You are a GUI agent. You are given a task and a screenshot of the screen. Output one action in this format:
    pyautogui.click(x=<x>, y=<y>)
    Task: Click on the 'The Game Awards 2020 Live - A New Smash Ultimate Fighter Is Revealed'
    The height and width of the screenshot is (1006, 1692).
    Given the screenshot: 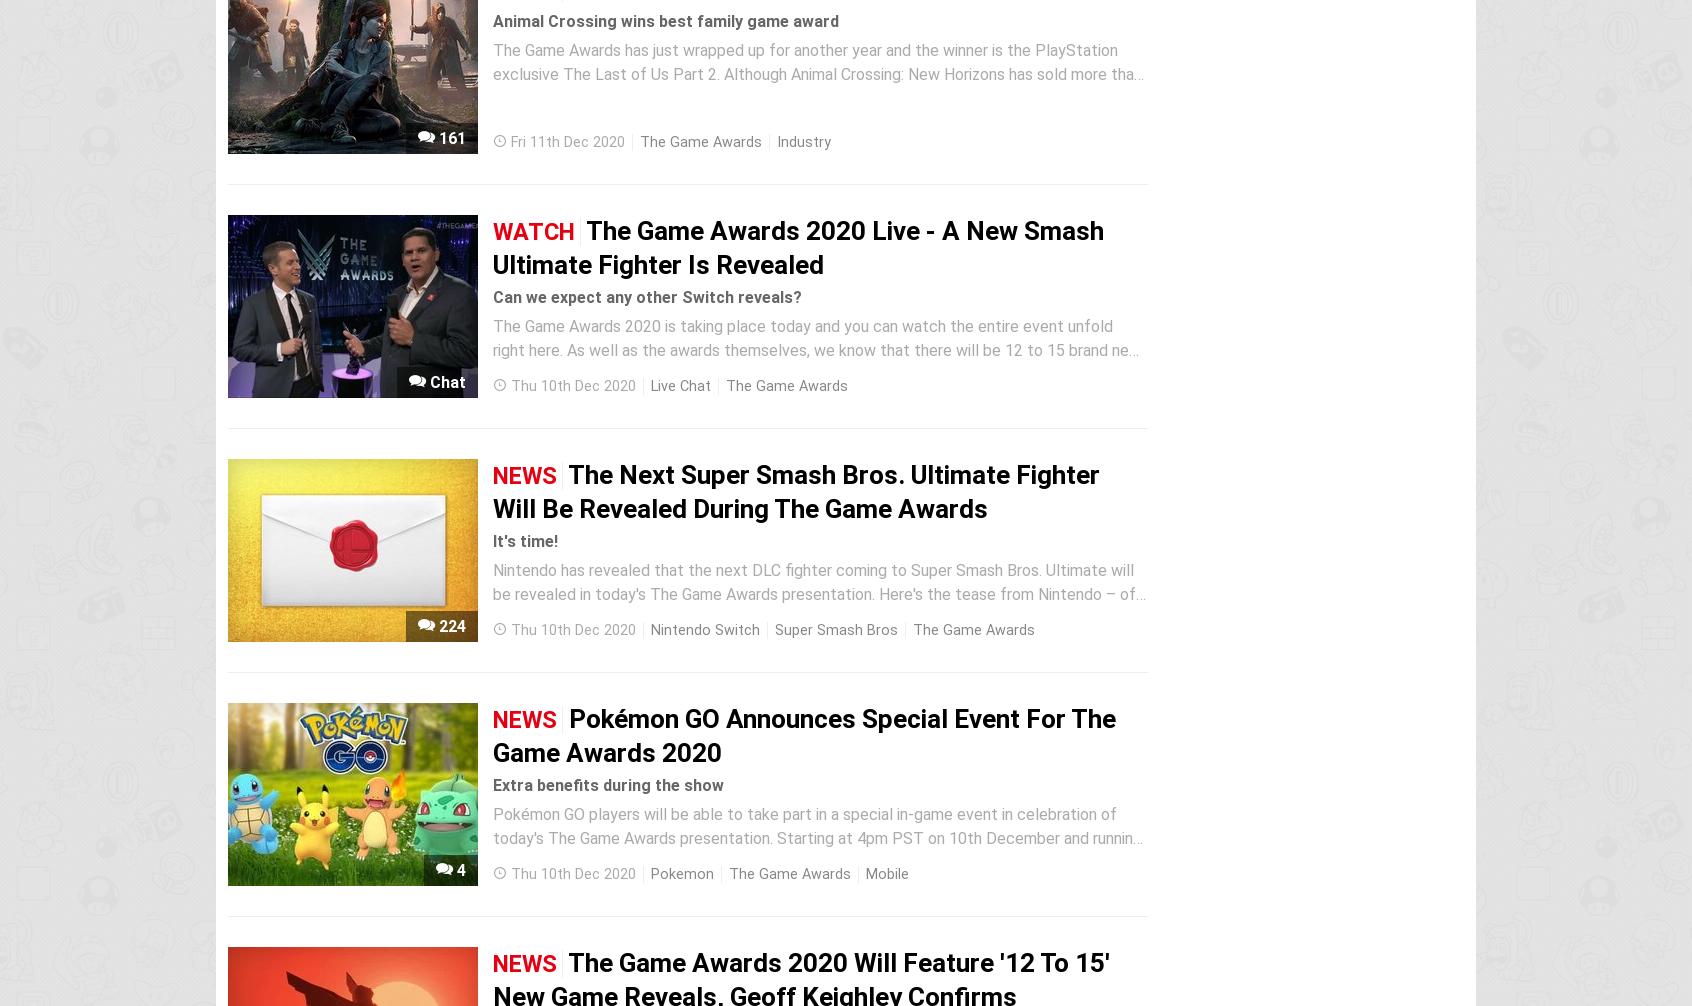 What is the action you would take?
    pyautogui.click(x=798, y=247)
    